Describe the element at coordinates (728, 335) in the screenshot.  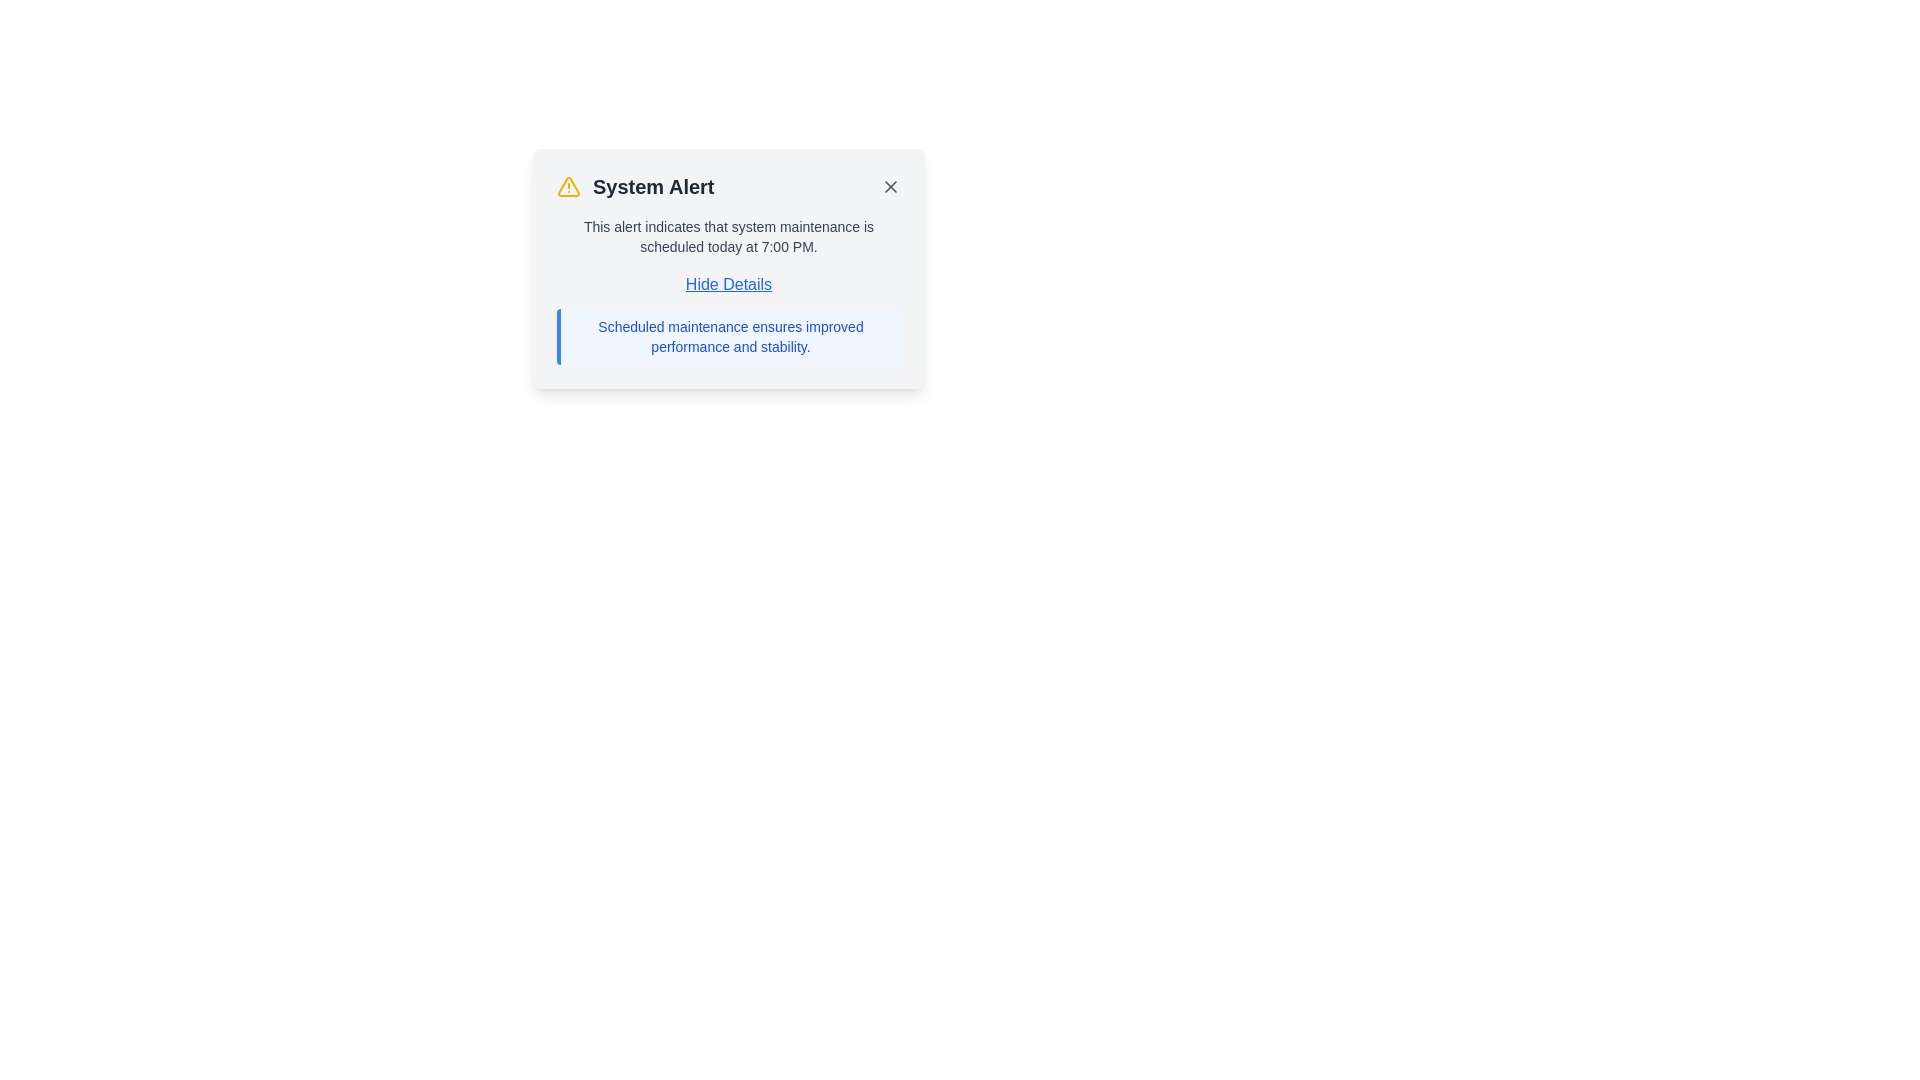
I see `the informational text block that displays a message about scheduled maintenance, which is located below the 'Hide Details' link` at that location.